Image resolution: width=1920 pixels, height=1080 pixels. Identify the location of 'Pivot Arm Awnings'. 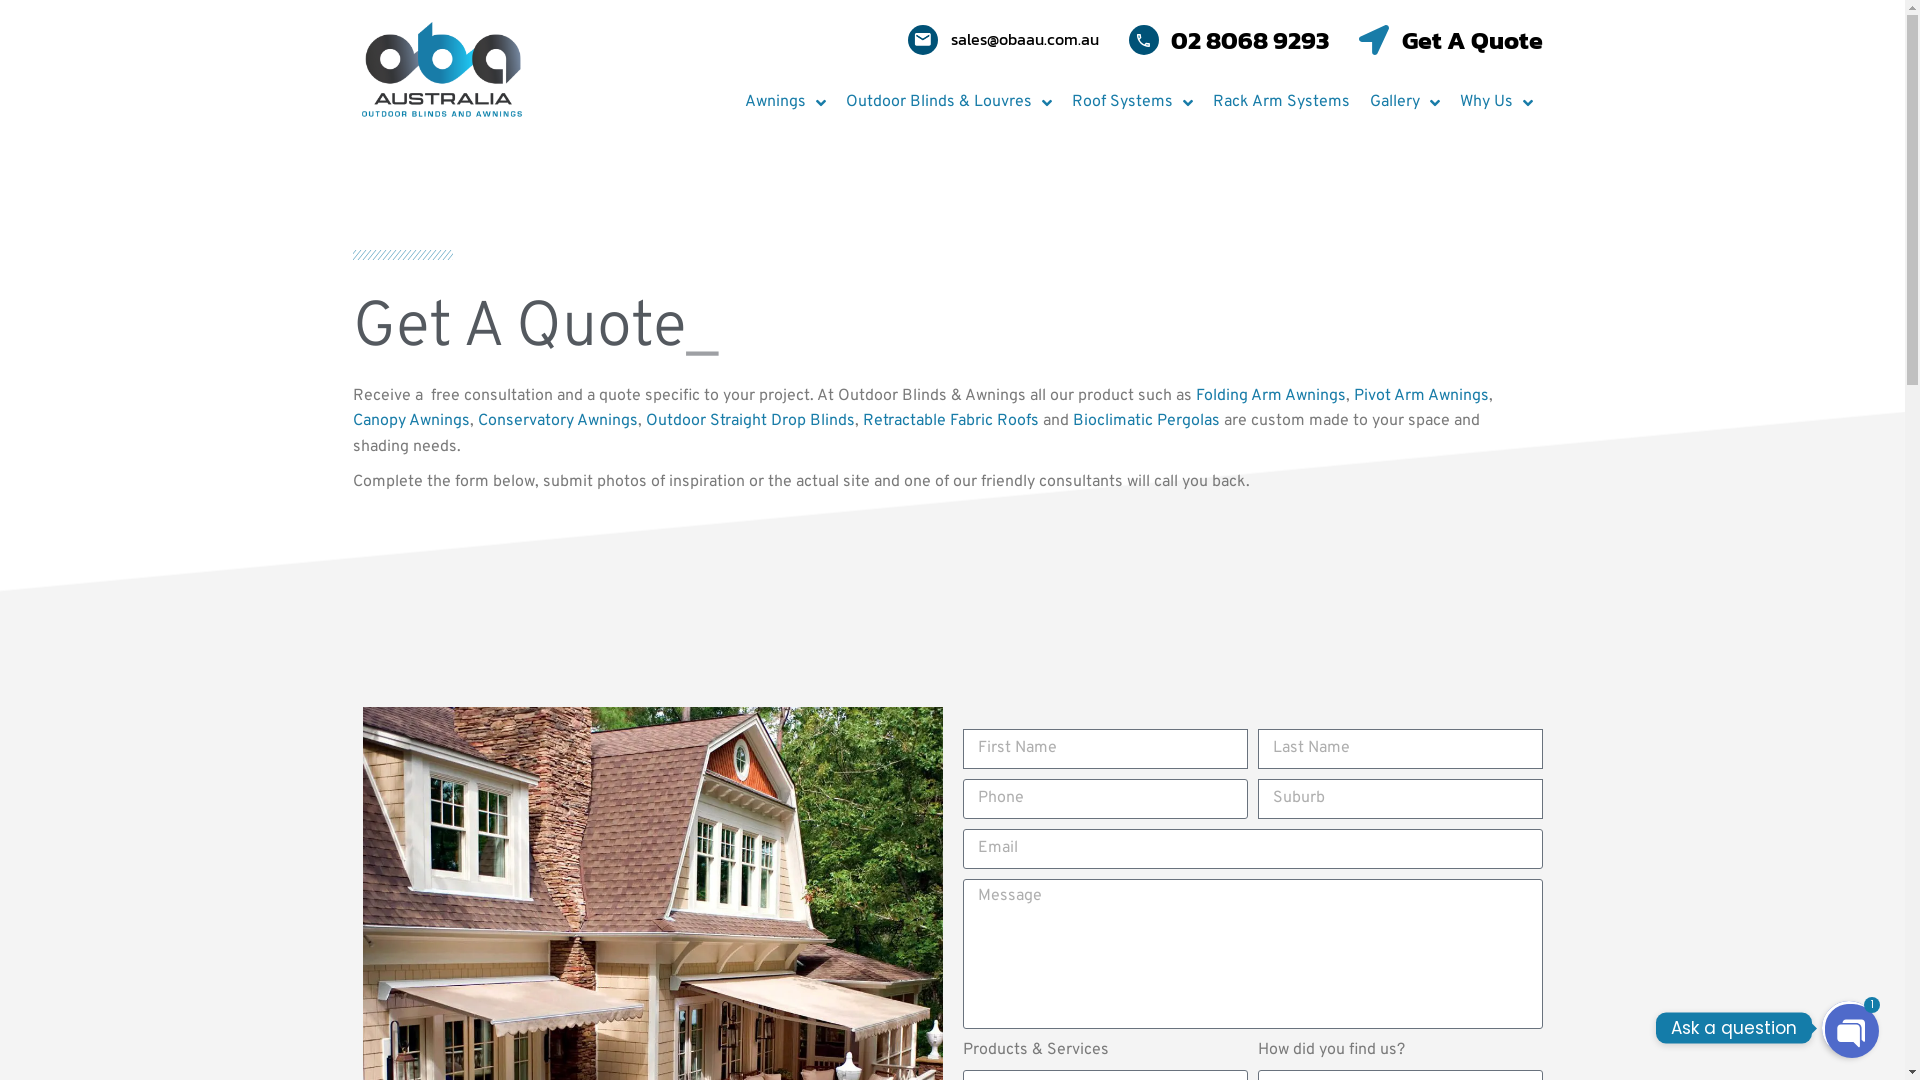
(1420, 396).